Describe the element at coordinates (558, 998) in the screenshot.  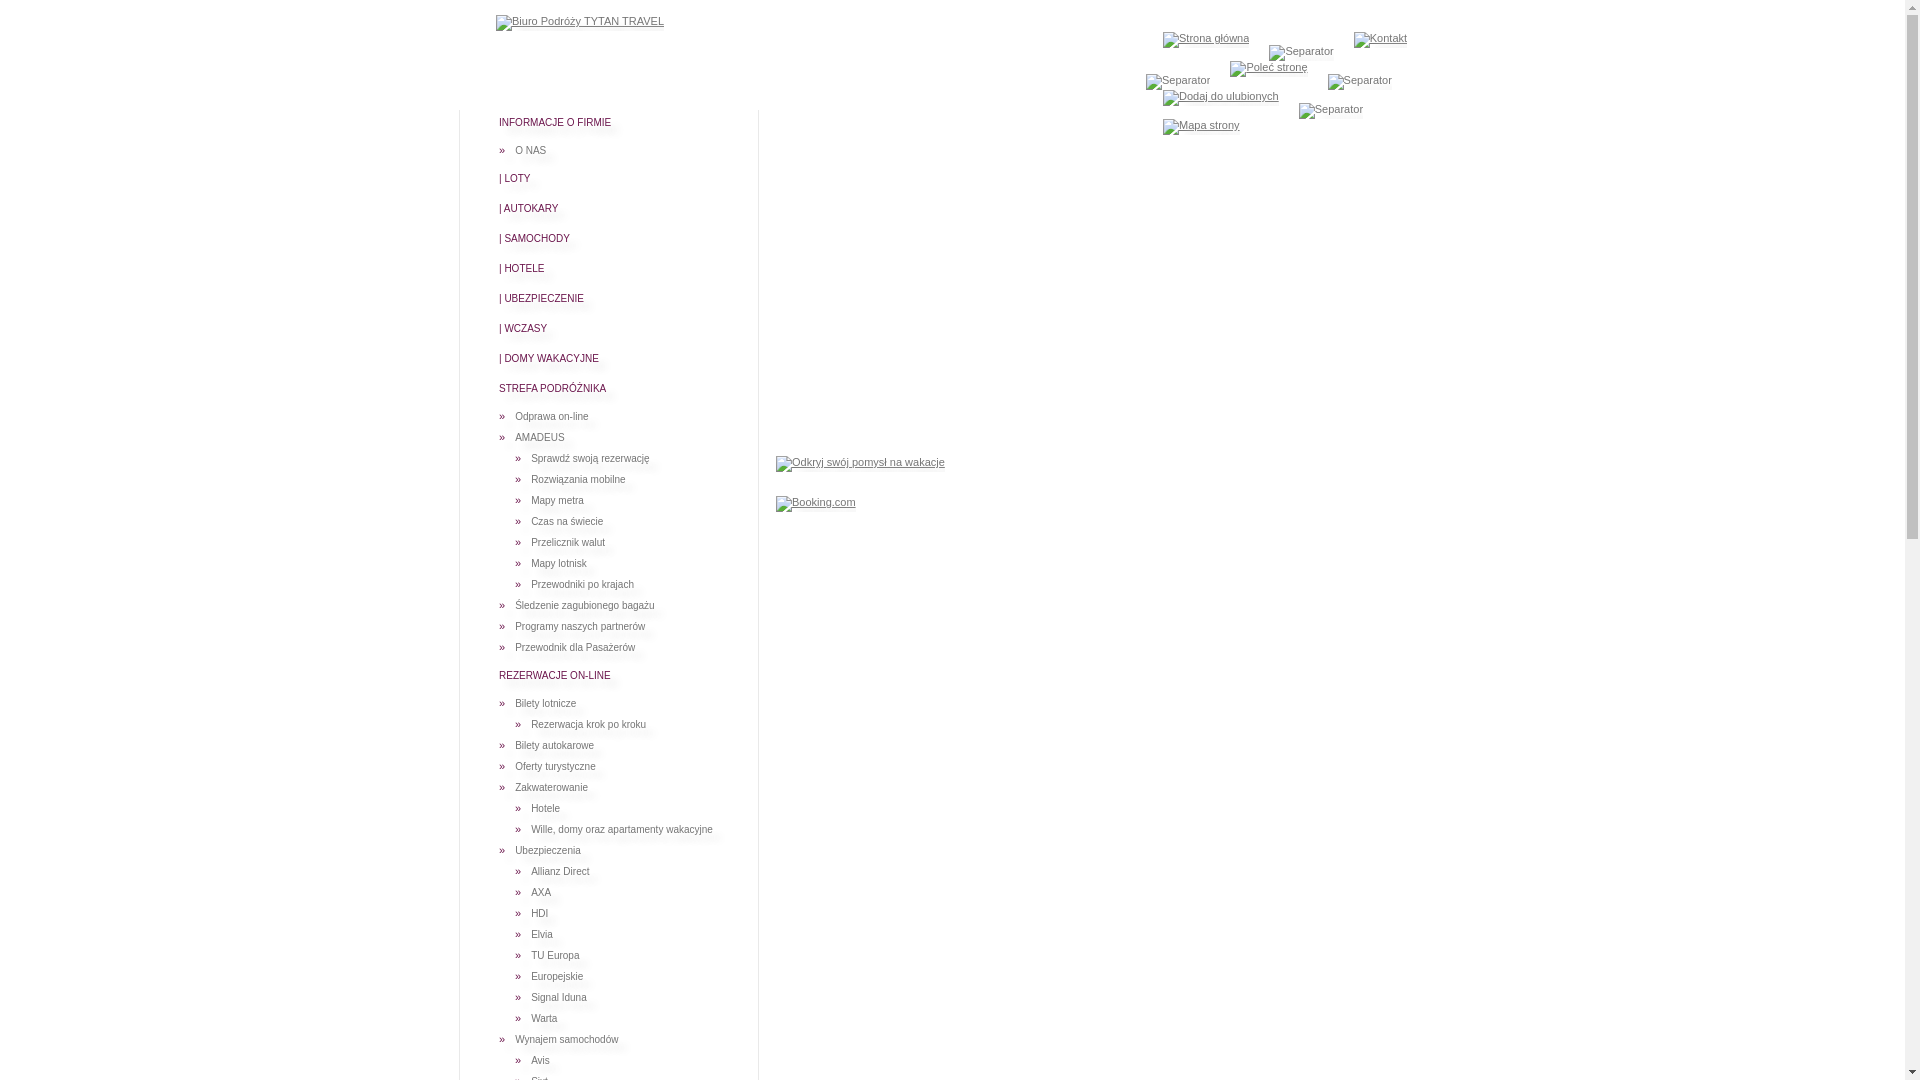
I see `'Signal Iduna'` at that location.